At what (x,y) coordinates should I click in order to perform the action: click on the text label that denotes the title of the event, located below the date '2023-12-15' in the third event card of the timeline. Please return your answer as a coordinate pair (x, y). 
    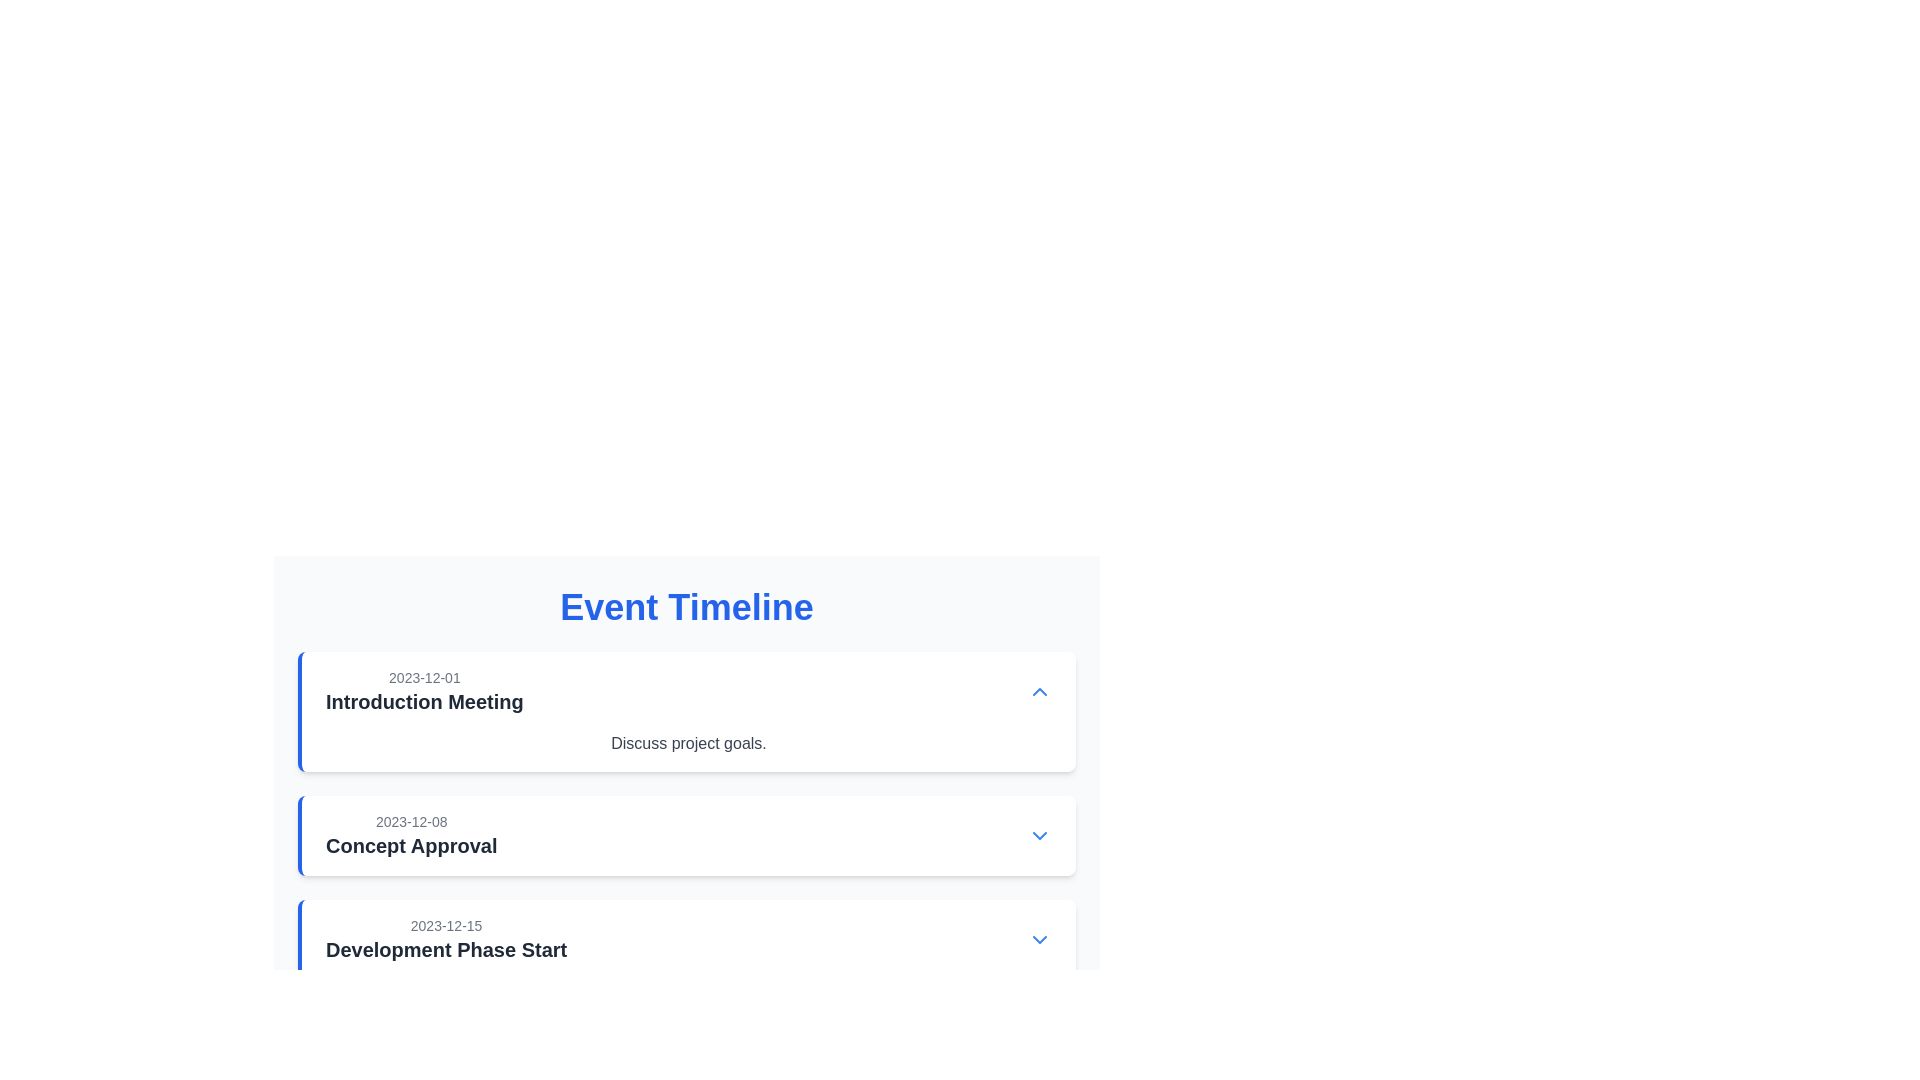
    Looking at the image, I should click on (445, 948).